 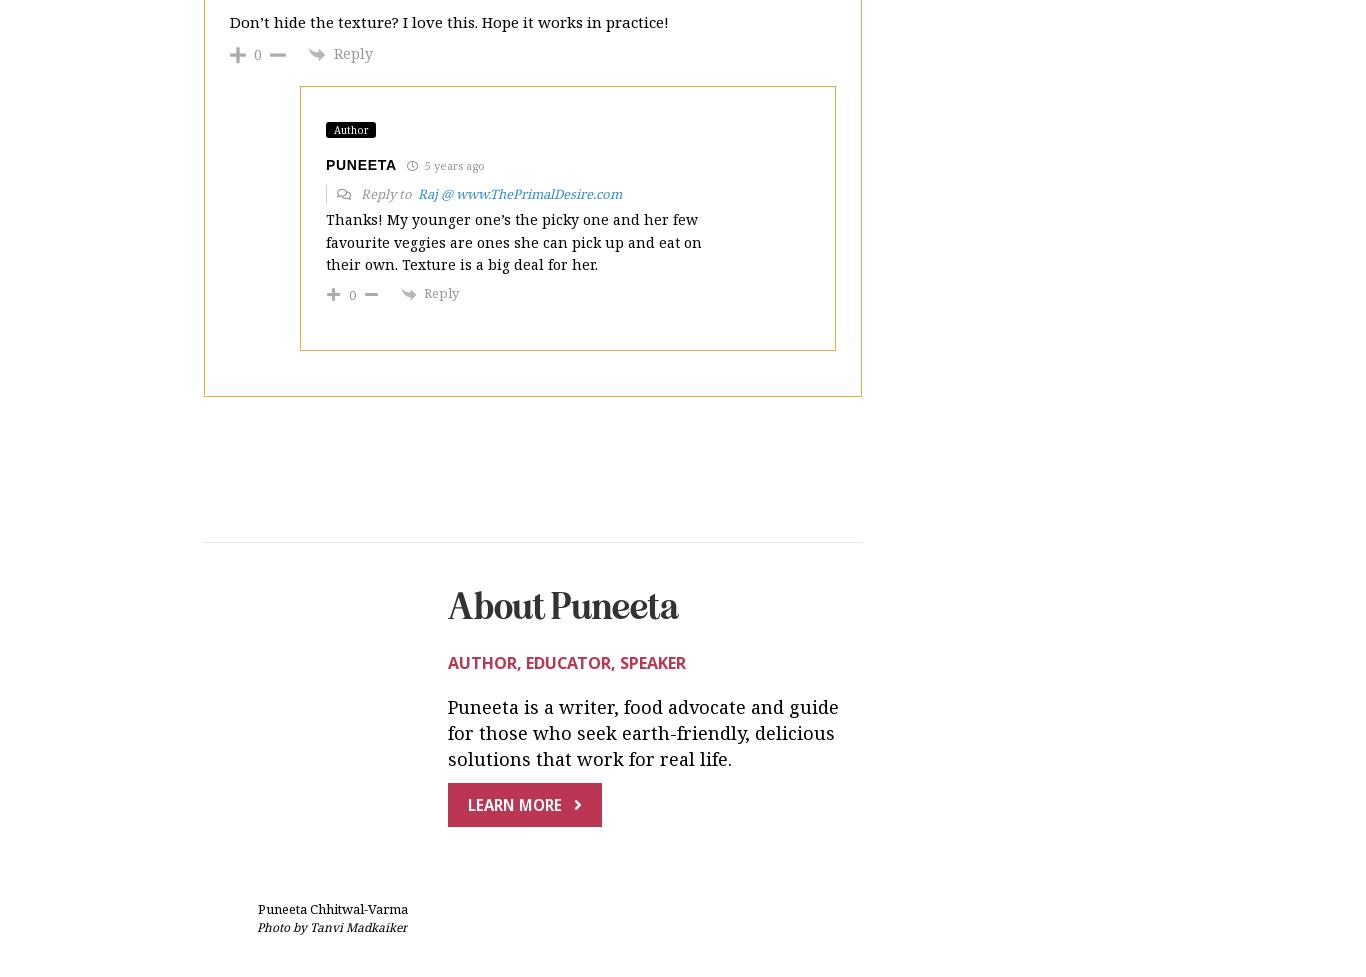 I want to click on 'Author, Educator, Speaker', so click(x=447, y=495).